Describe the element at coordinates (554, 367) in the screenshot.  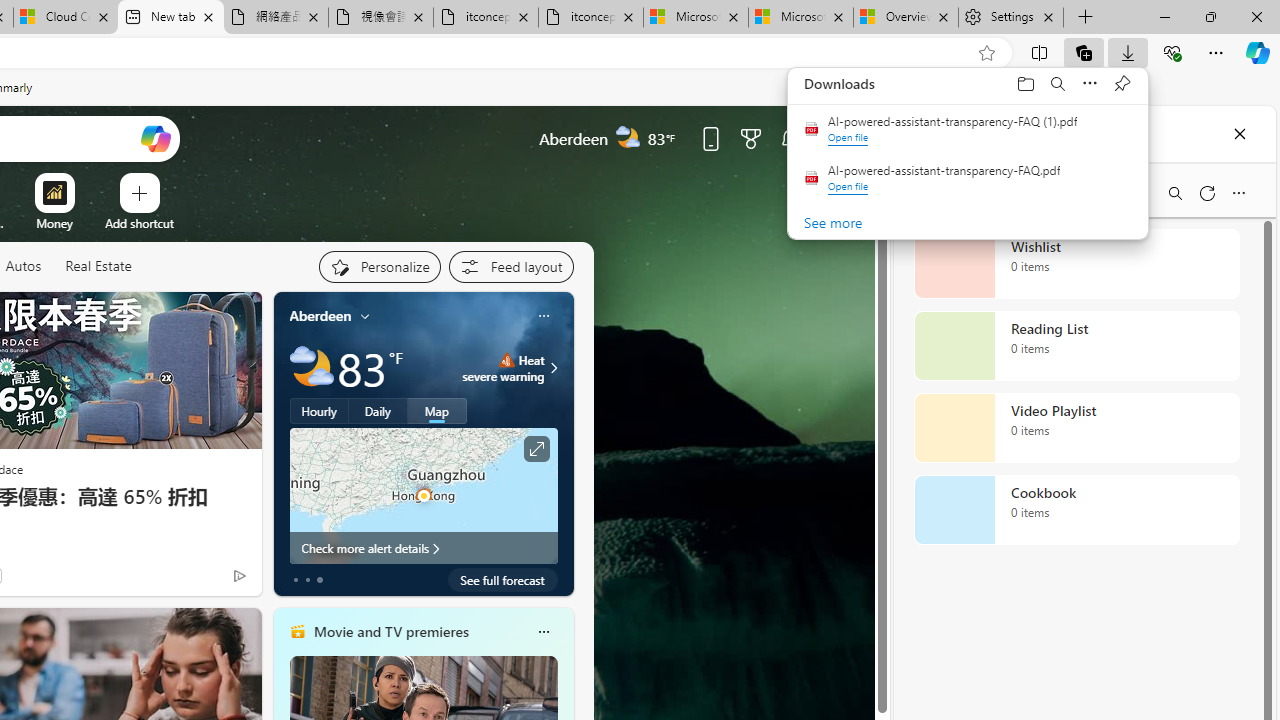
I see `'Class: weather-arrow-glyph'` at that location.